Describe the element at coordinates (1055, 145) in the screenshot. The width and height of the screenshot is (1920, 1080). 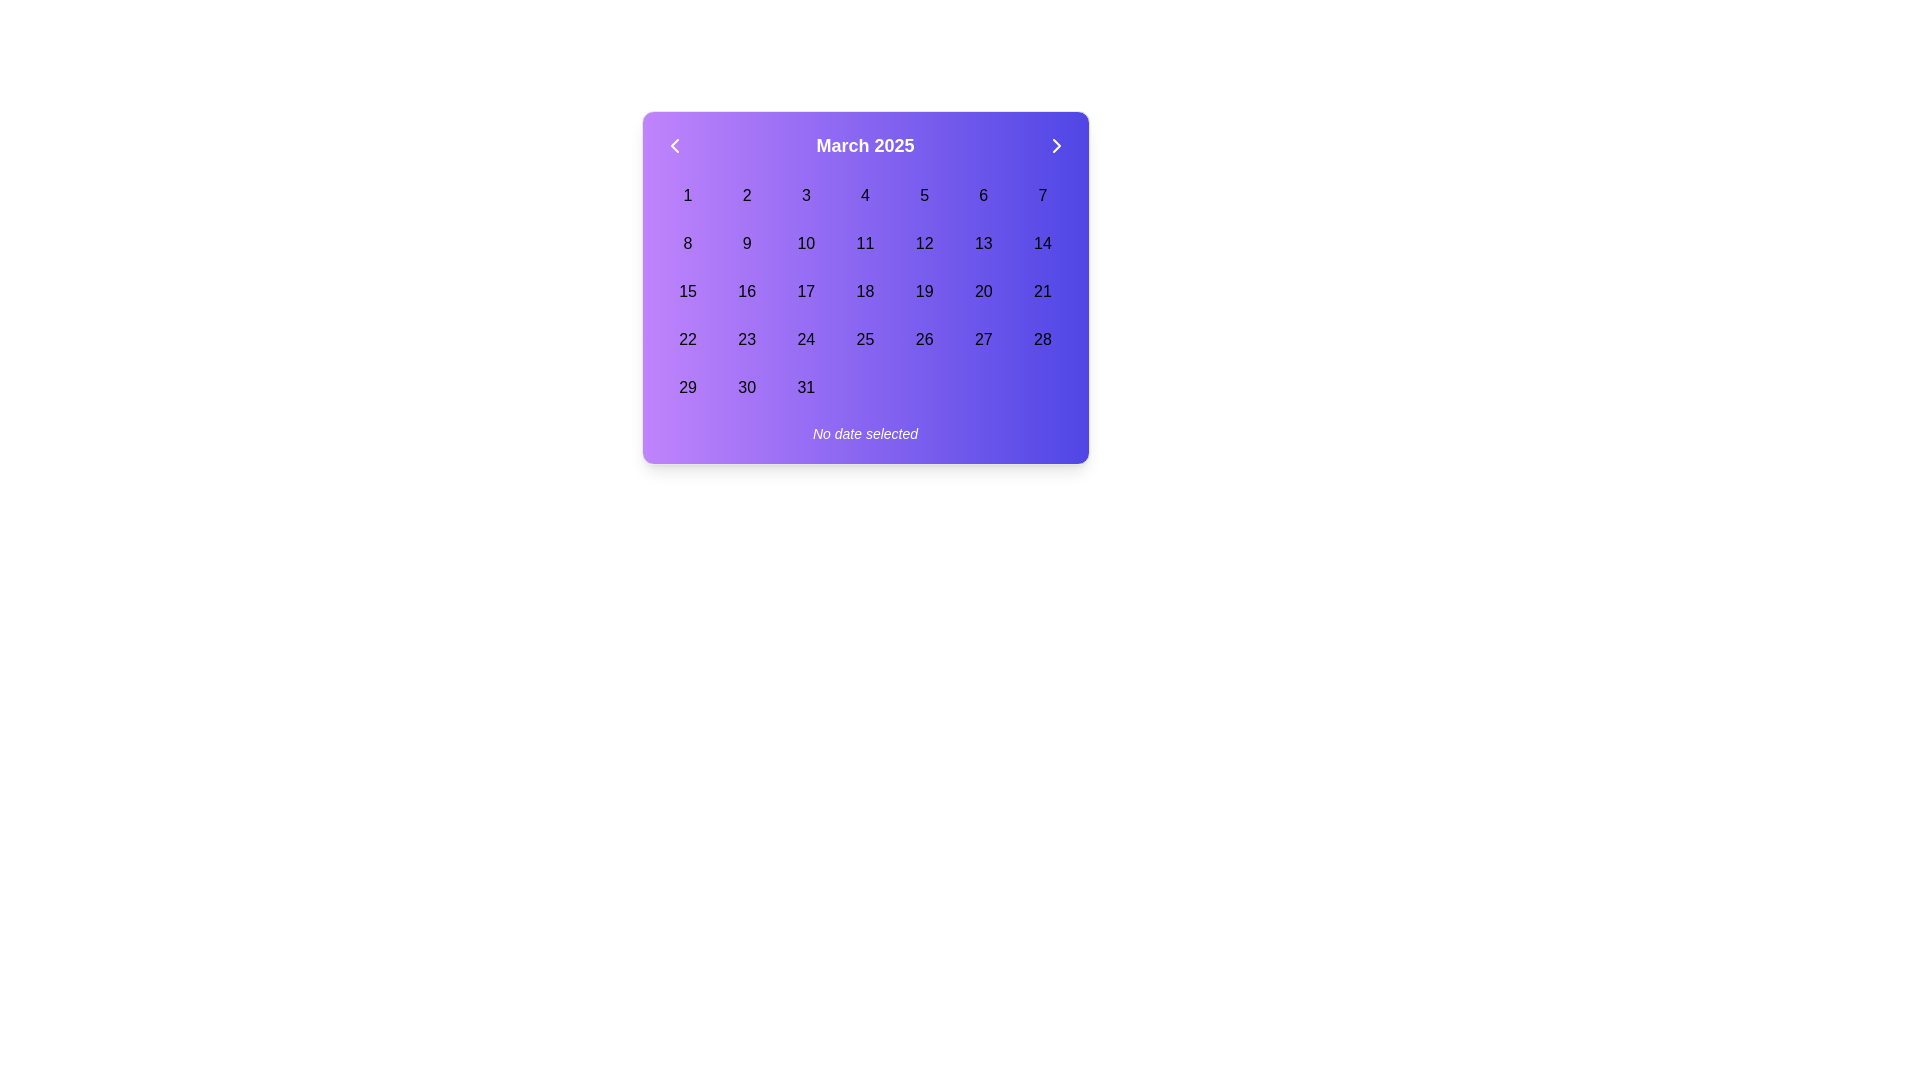
I see `the navigational icon located at the top-right corner of the calendar interface` at that location.